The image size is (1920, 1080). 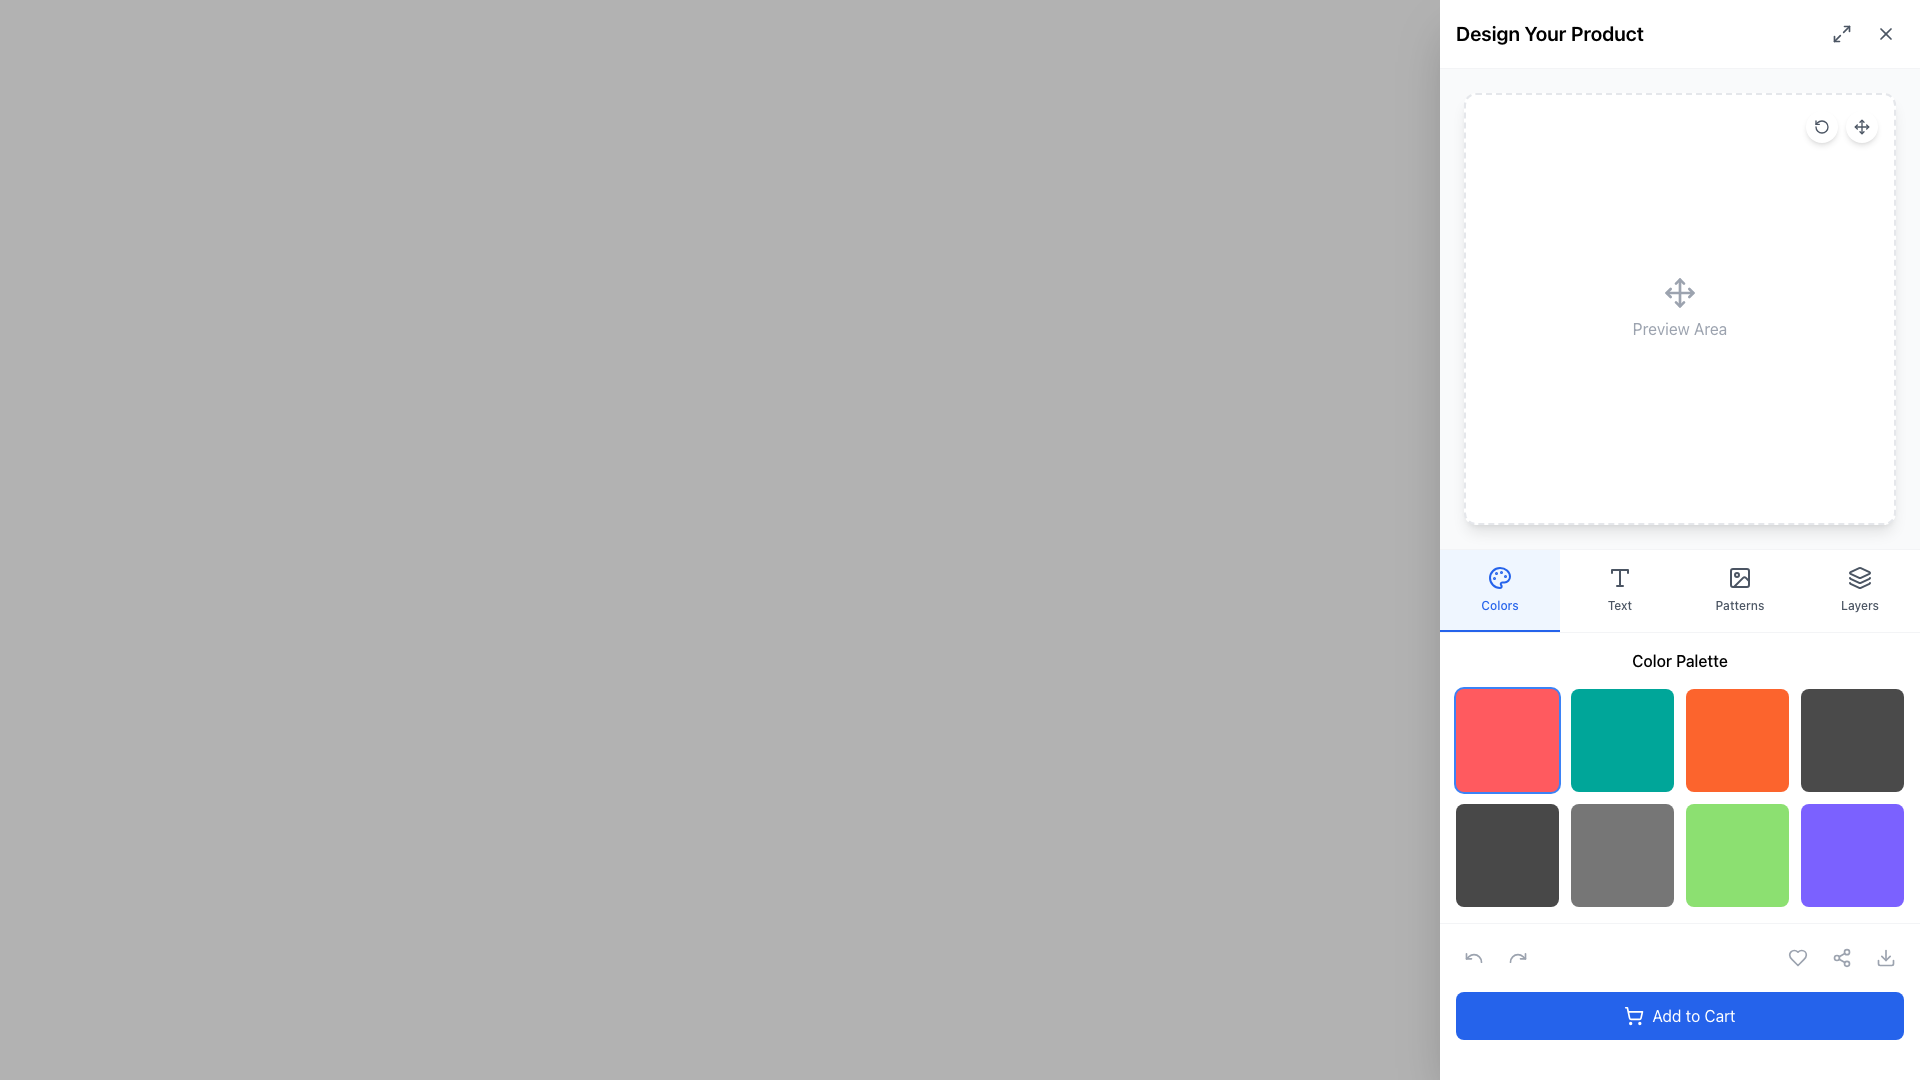 What do you see at coordinates (1885, 962) in the screenshot?
I see `the graphic element representing the download icon, located in the bottom-right corner of the visible interface, which is the first component of the 'download' icon's SVG elements` at bounding box center [1885, 962].